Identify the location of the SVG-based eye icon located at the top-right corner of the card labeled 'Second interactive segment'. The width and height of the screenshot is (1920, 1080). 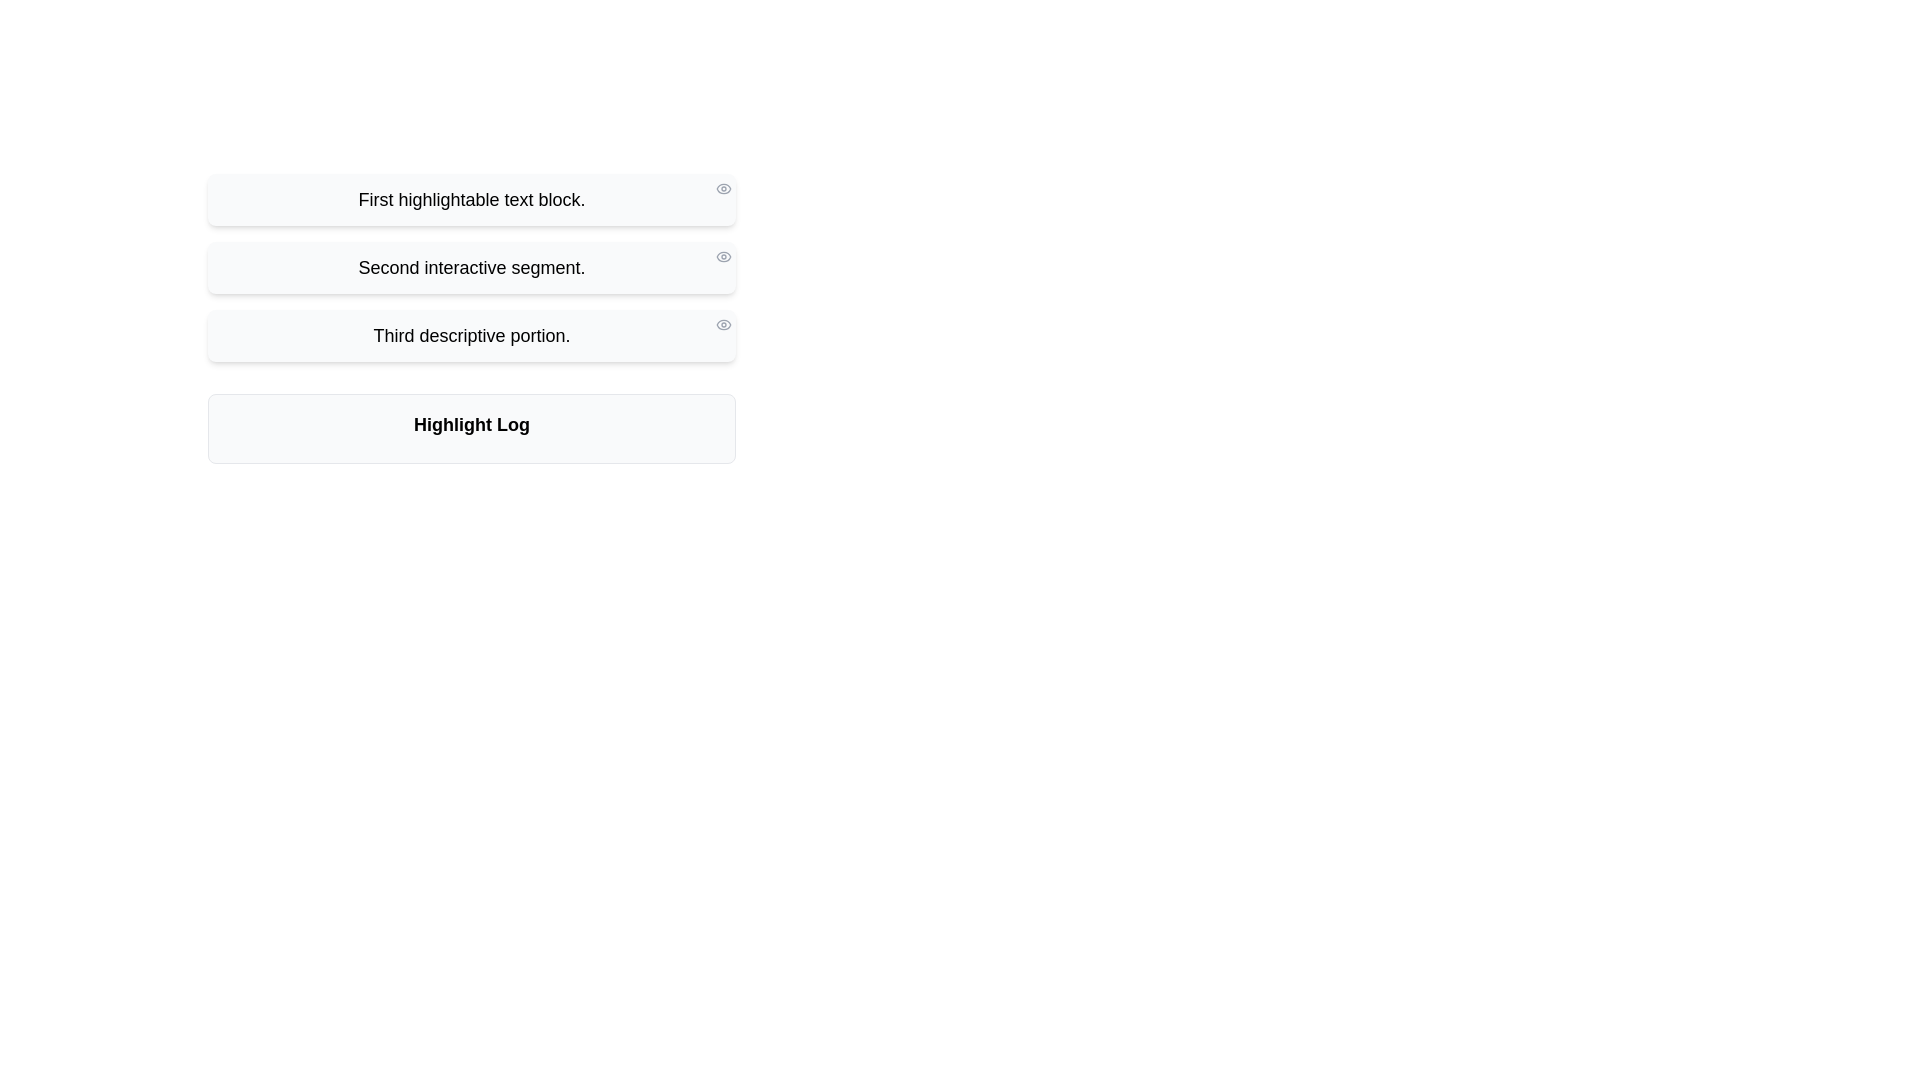
(723, 254).